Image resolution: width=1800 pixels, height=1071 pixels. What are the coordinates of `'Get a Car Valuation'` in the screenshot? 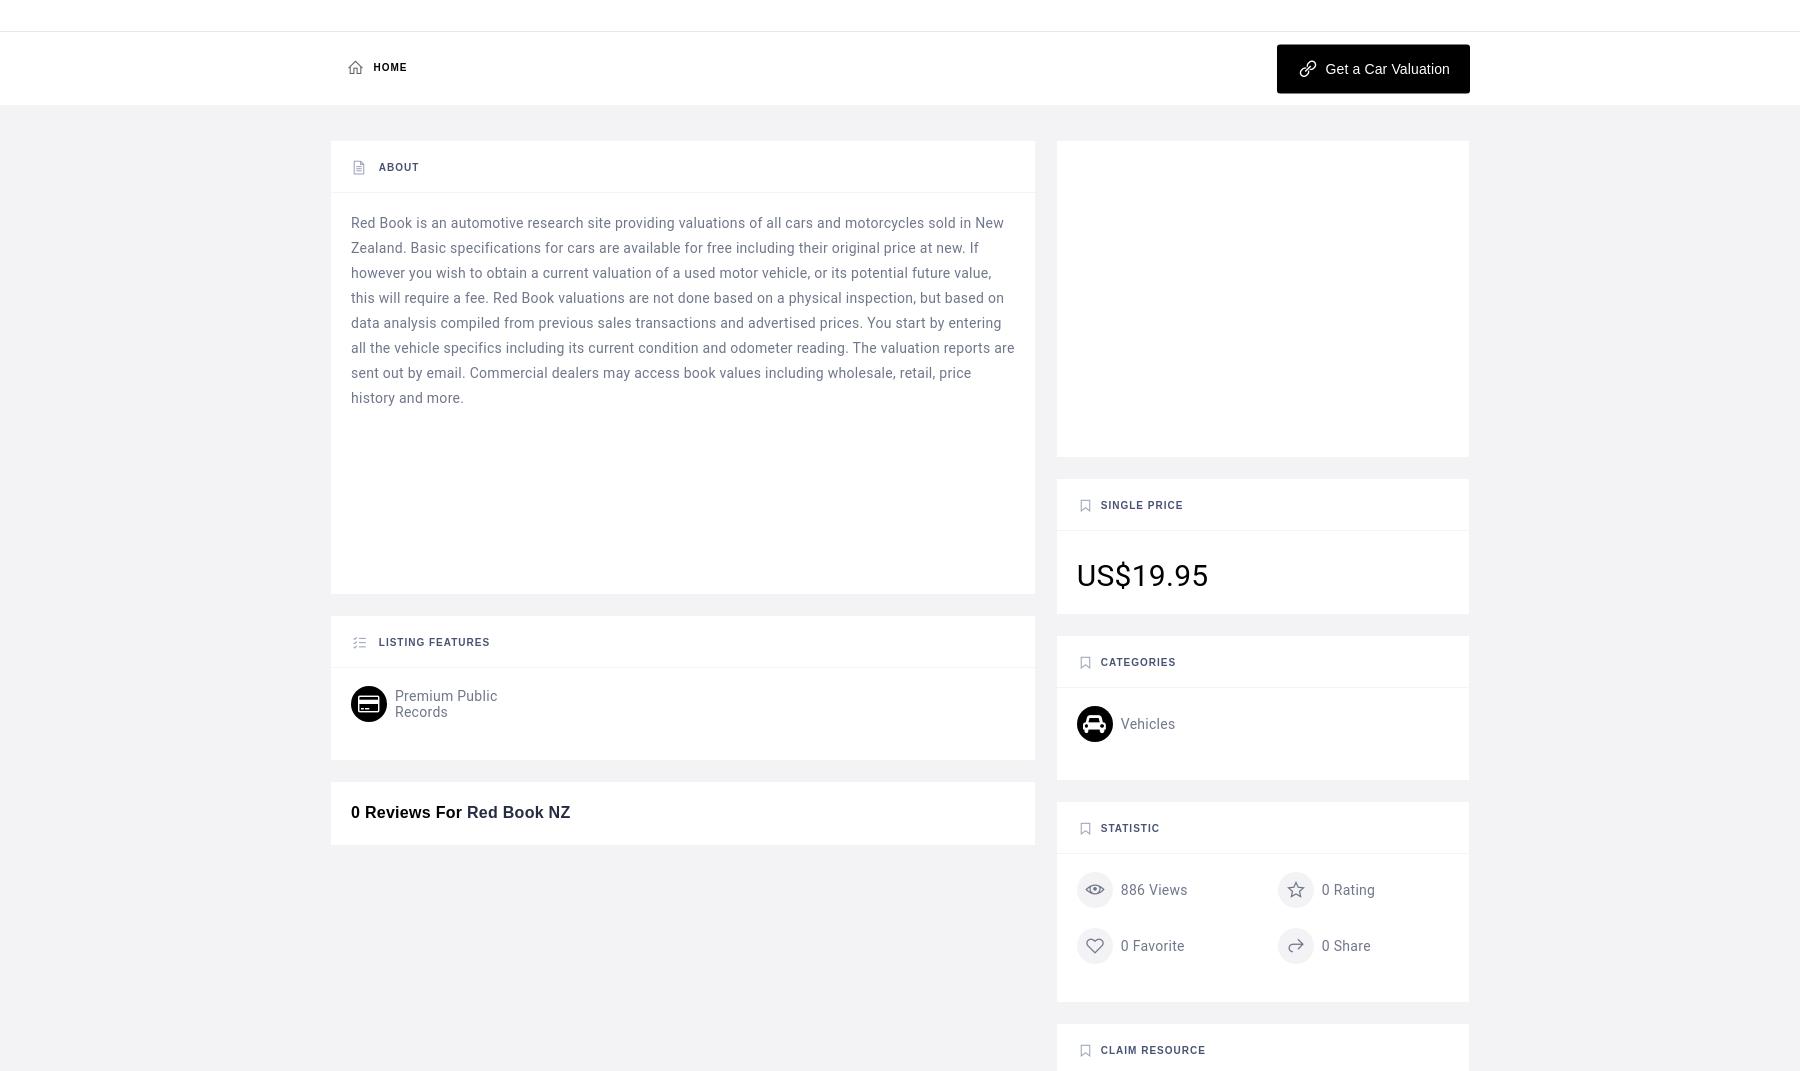 It's located at (1384, 67).